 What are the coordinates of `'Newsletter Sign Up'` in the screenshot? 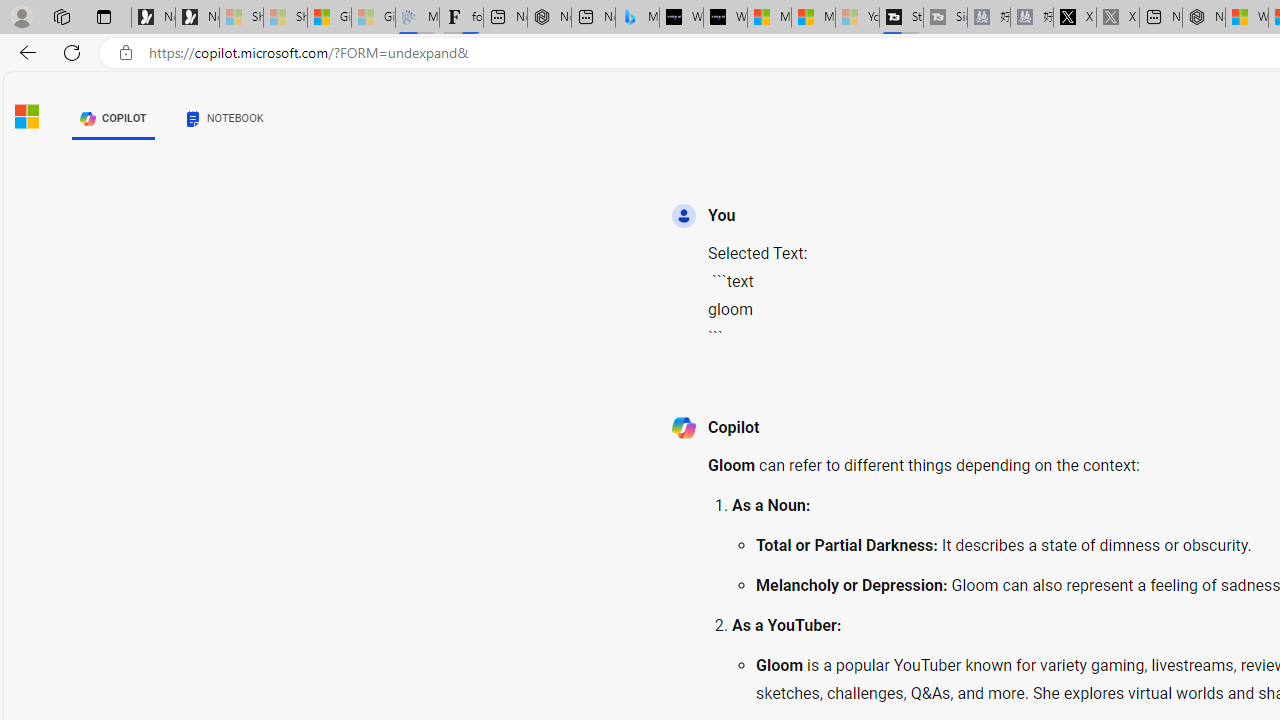 It's located at (197, 17).